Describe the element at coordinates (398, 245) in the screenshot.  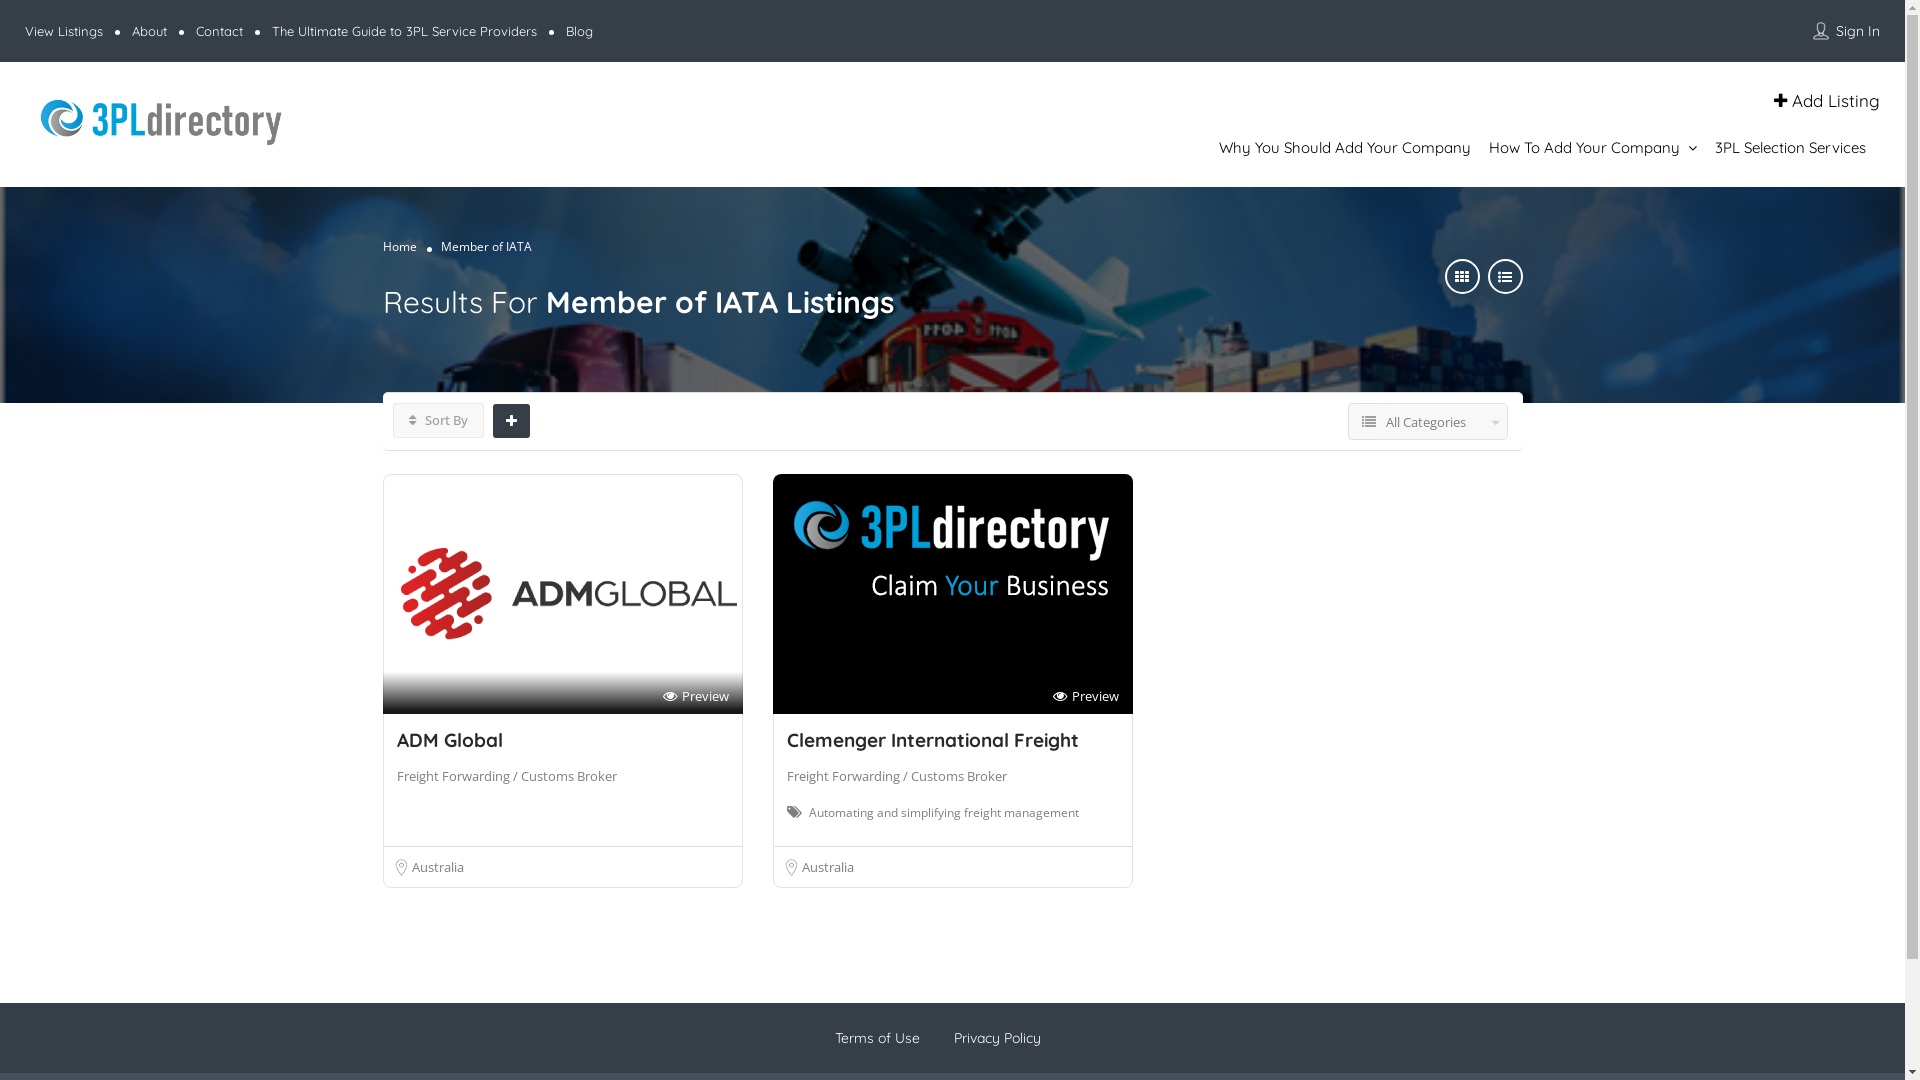
I see `'Home'` at that location.